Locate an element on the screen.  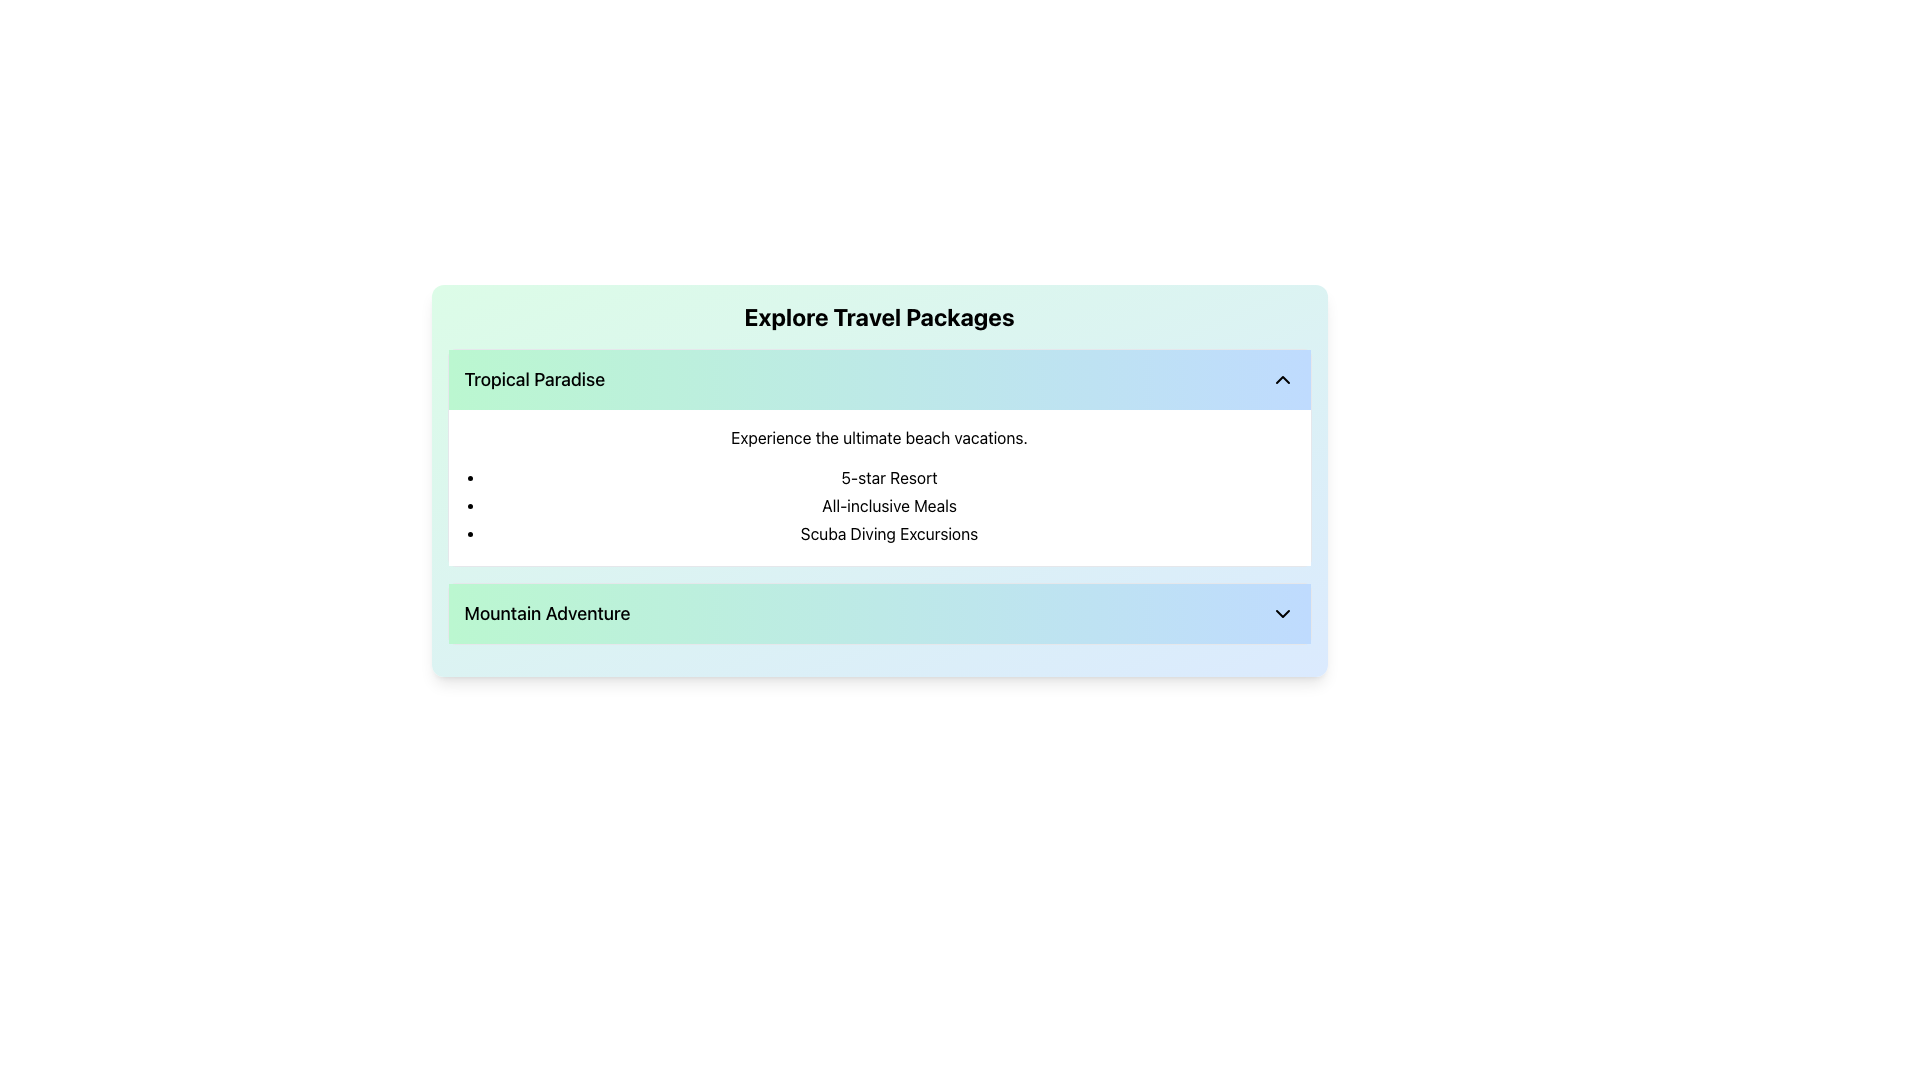
the 'Mountain Adventure' travel package button, which is a clickable dropdown trigger located at the bottom of the travel packages section is located at coordinates (879, 612).